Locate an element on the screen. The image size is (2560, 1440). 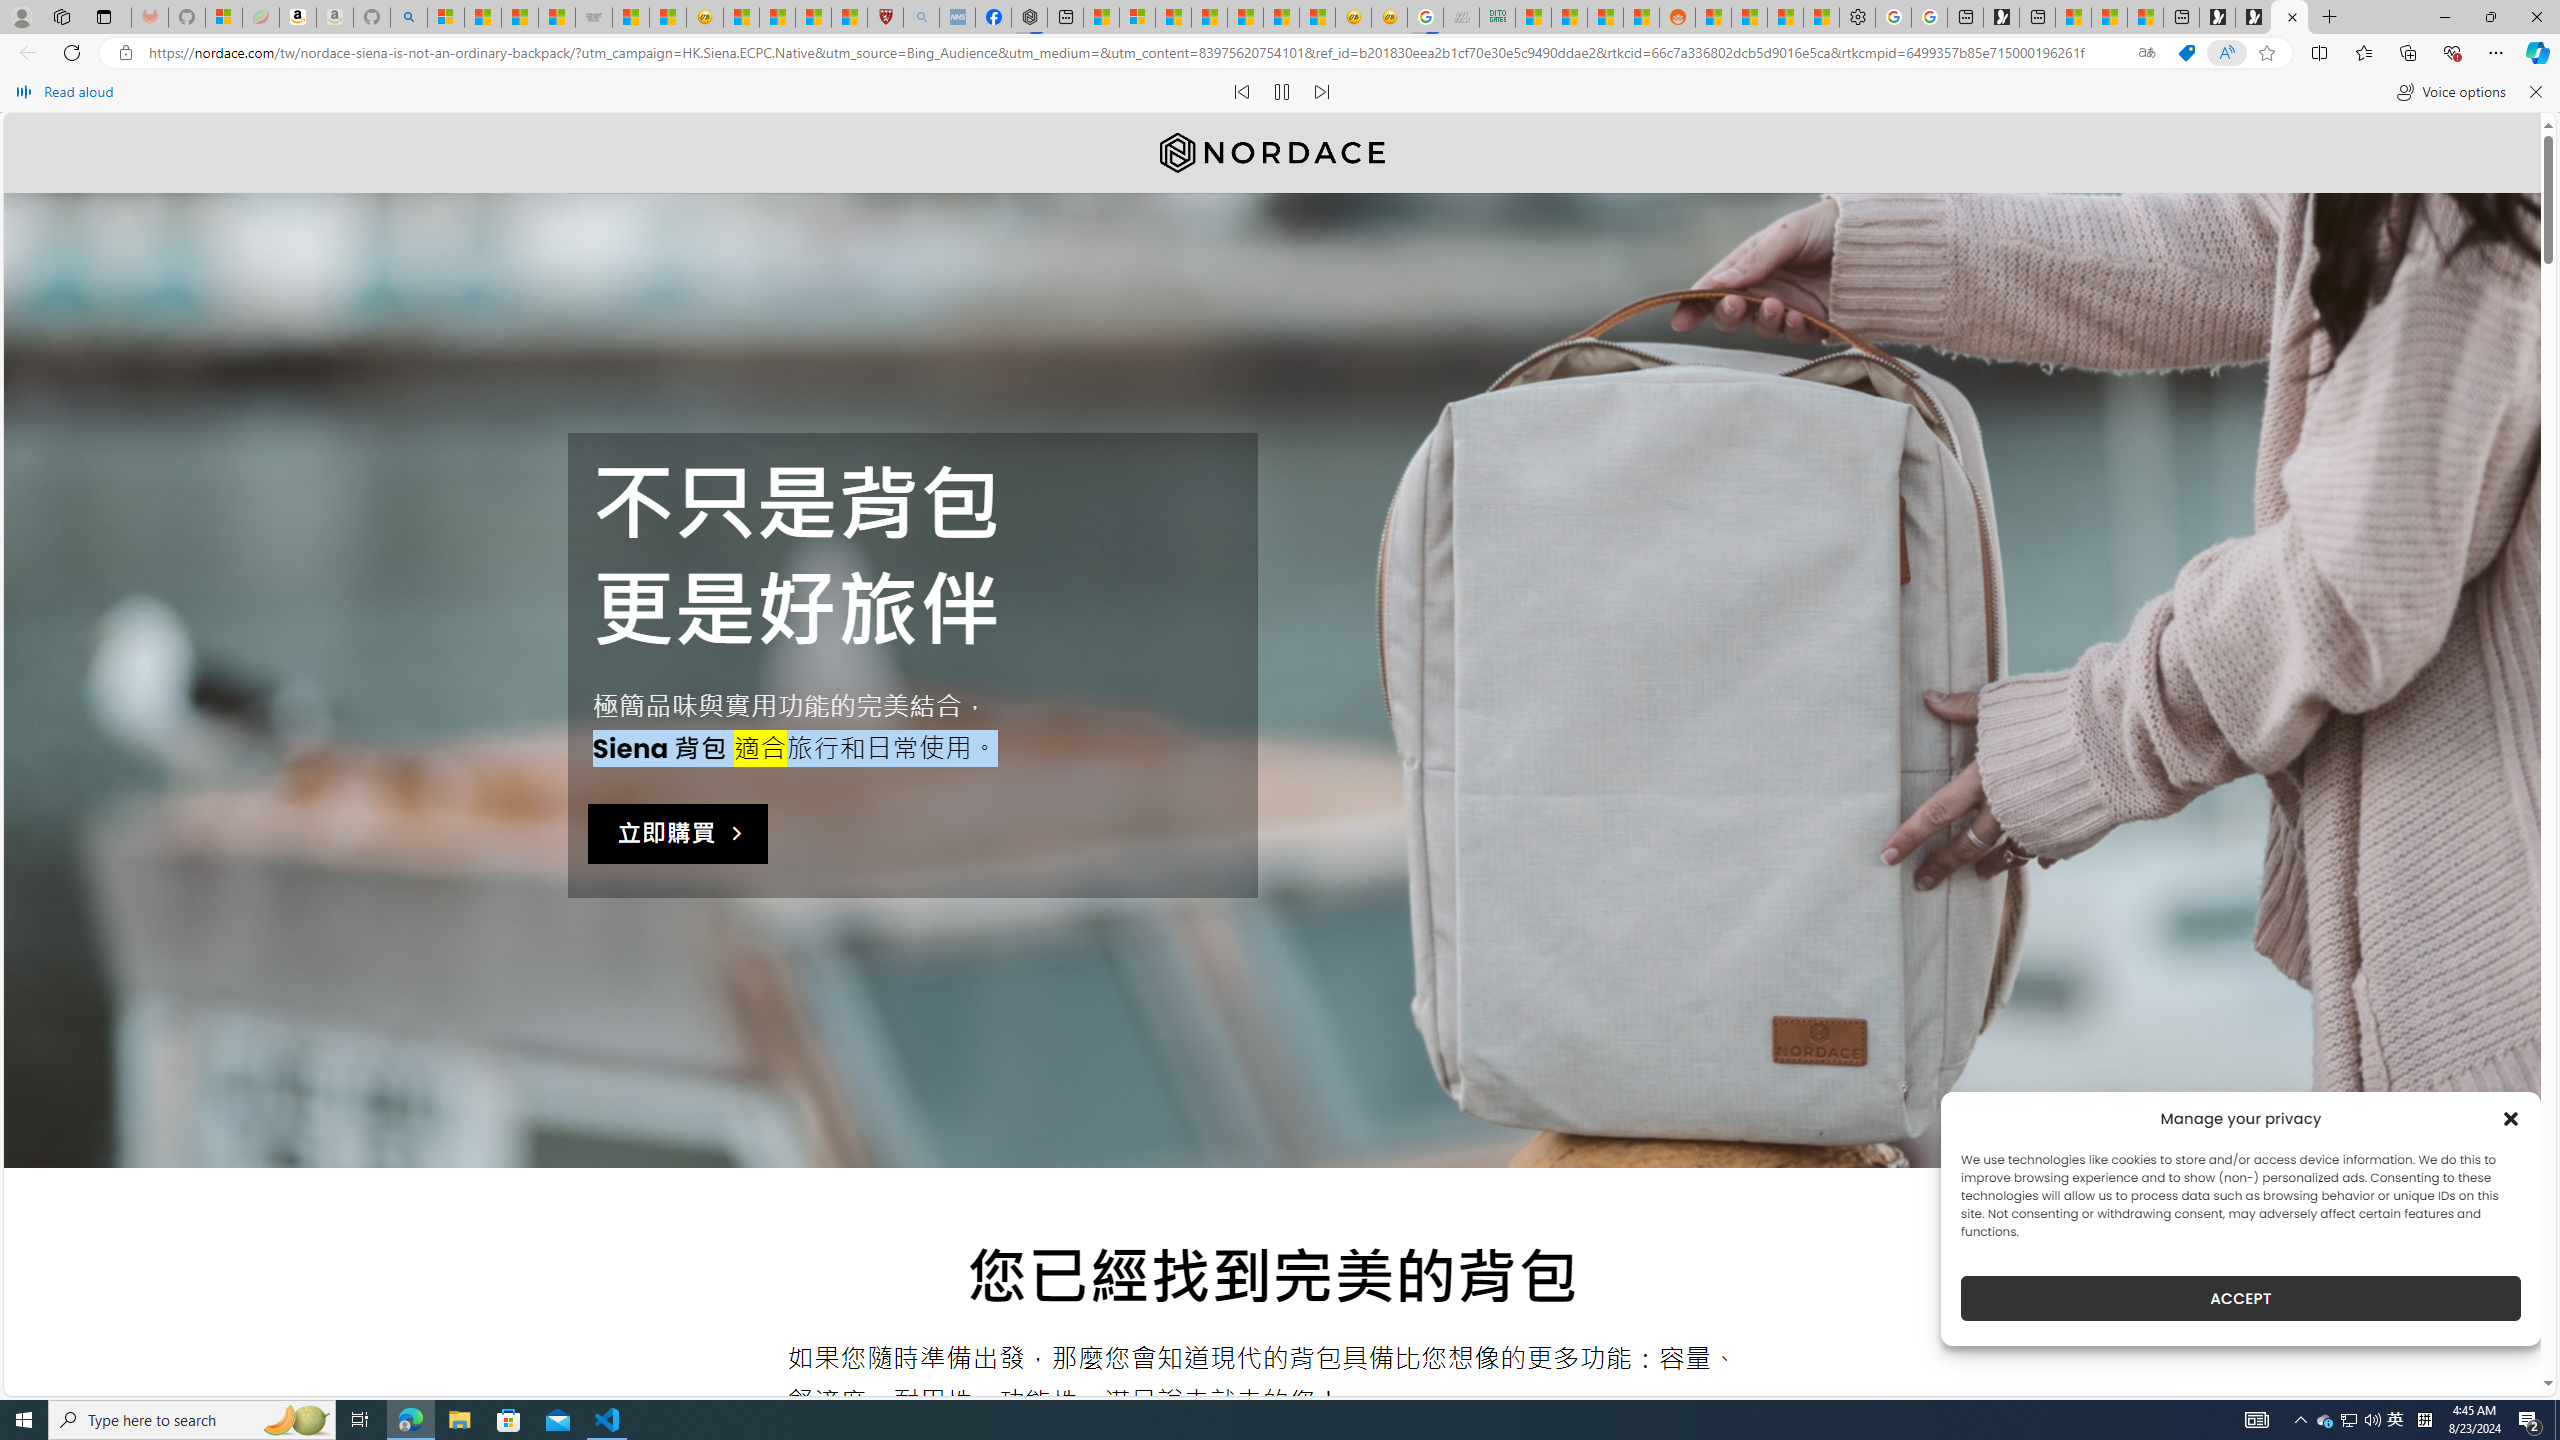
'Combat Siege' is located at coordinates (592, 16).